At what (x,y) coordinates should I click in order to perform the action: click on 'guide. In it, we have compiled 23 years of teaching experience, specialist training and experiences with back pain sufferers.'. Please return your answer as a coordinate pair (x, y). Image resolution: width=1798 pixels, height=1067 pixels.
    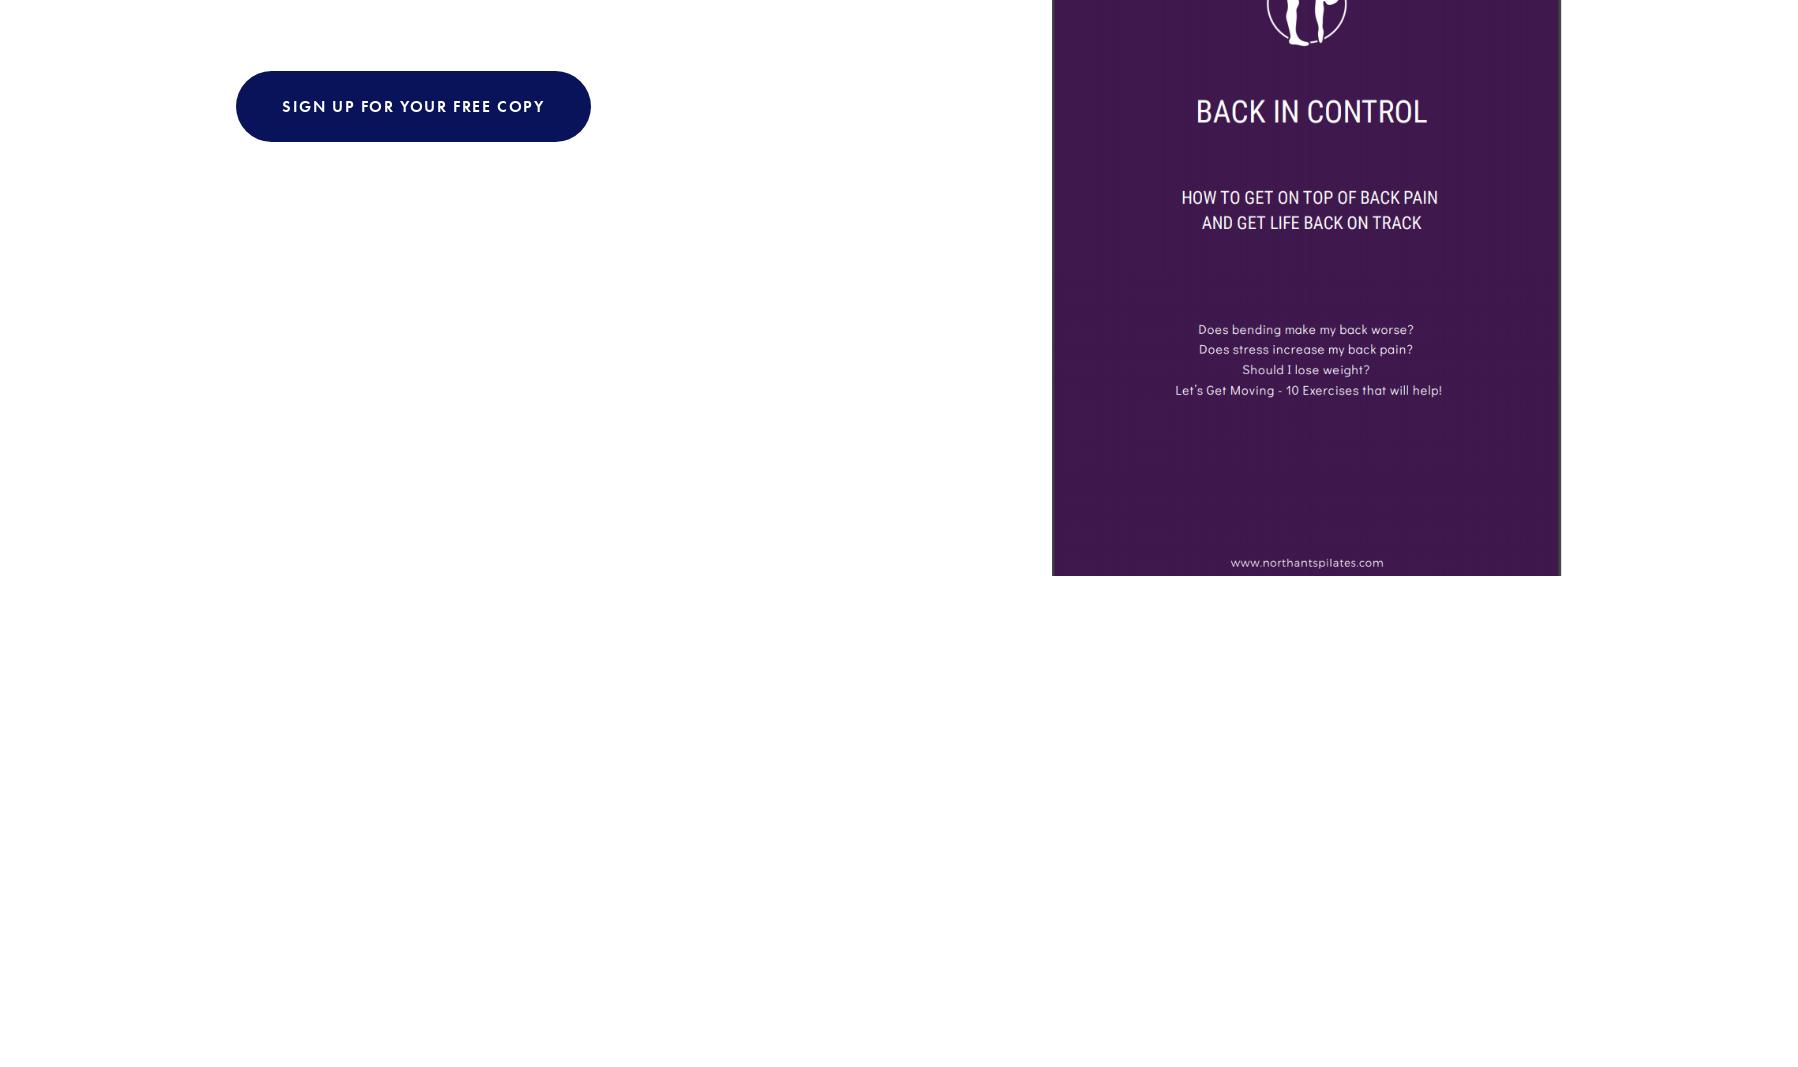
    Looking at the image, I should click on (609, 252).